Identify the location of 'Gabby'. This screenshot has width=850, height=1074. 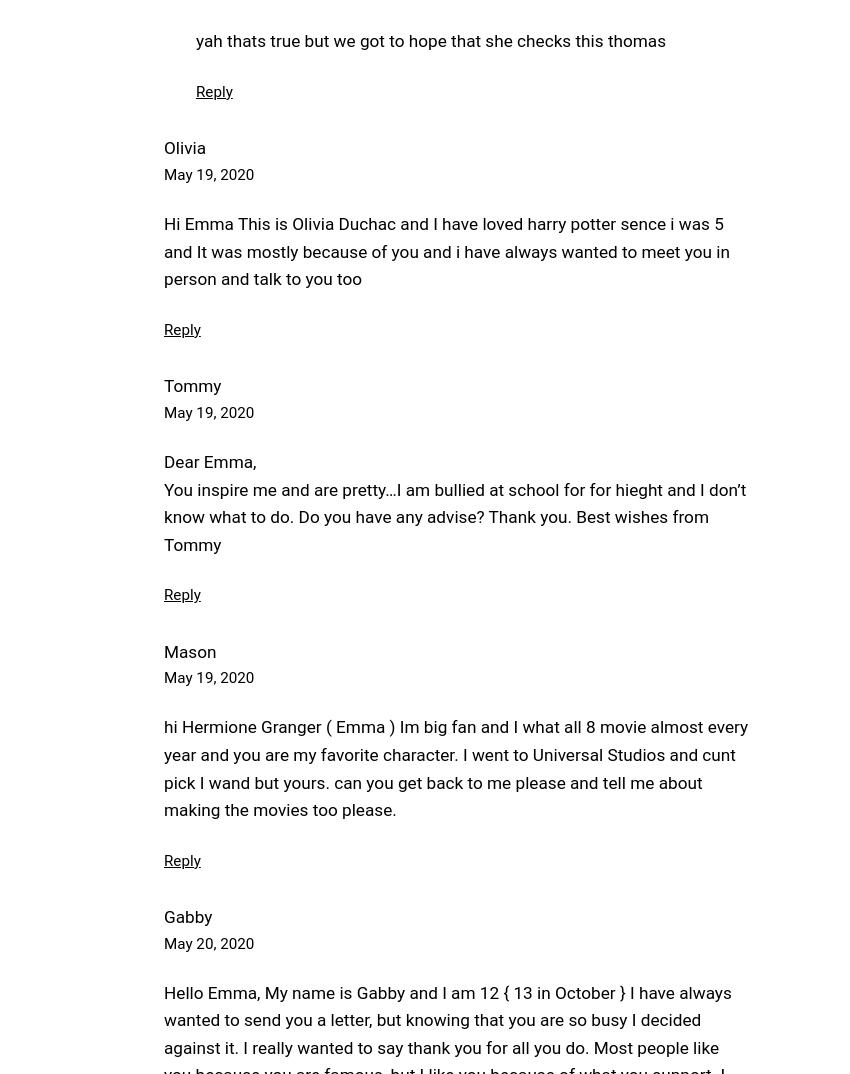
(187, 916).